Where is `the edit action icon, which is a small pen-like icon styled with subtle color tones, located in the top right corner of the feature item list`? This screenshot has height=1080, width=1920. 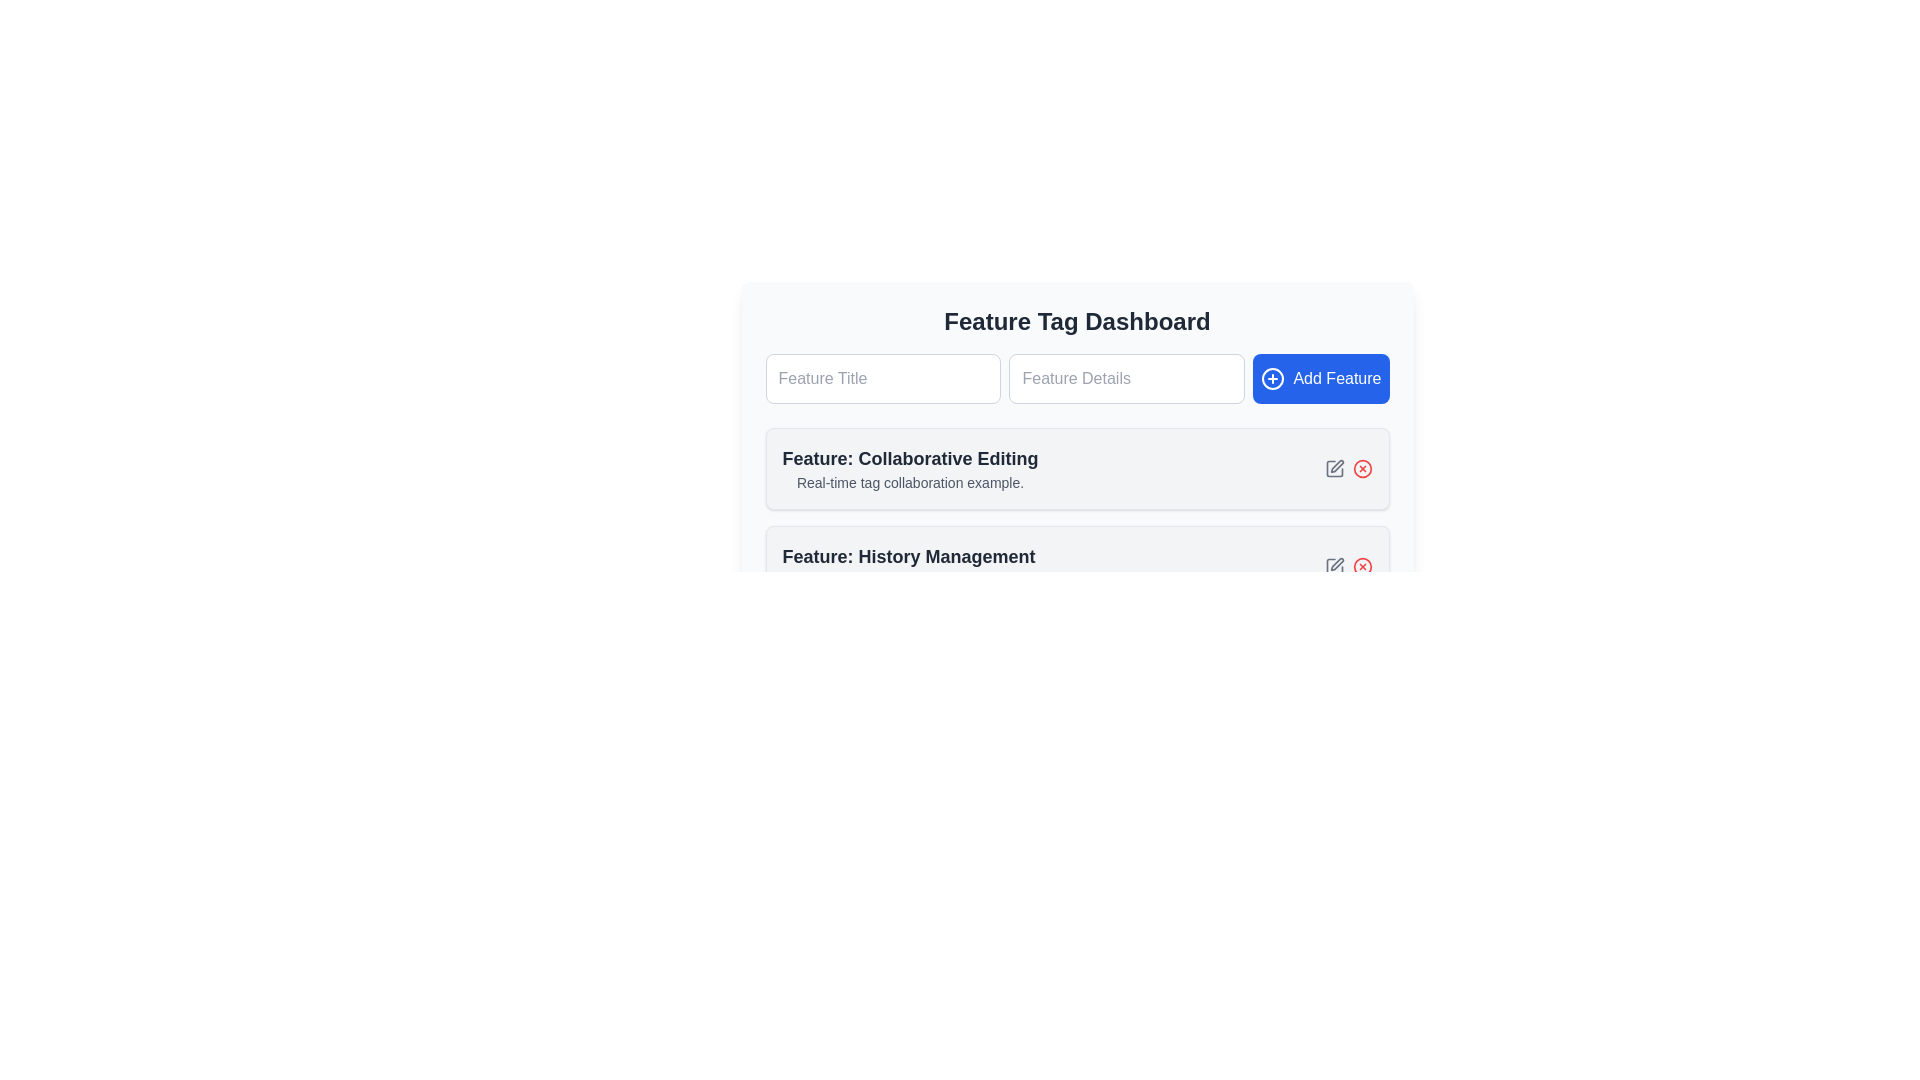 the edit action icon, which is a small pen-like icon styled with subtle color tones, located in the top right corner of the feature item list is located at coordinates (1337, 564).